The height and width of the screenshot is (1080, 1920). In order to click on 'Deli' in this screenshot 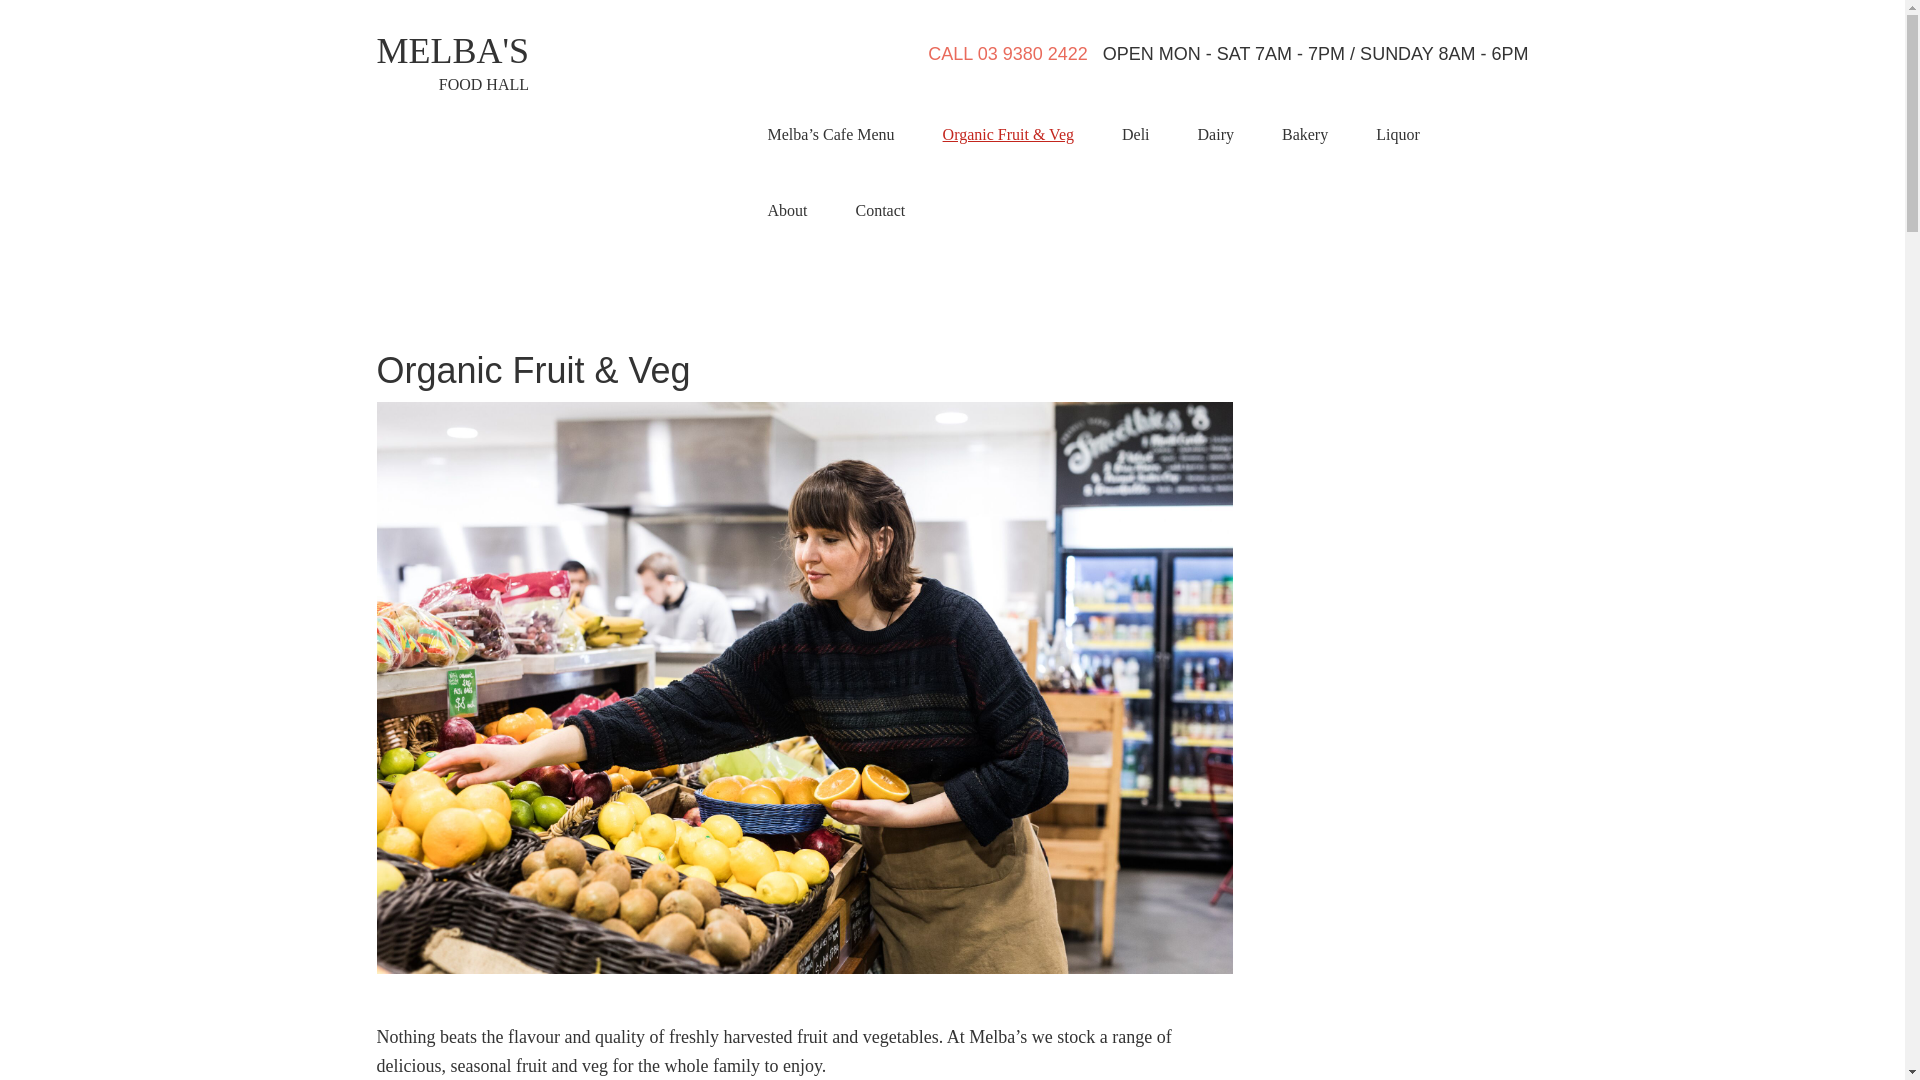, I will do `click(1136, 135)`.